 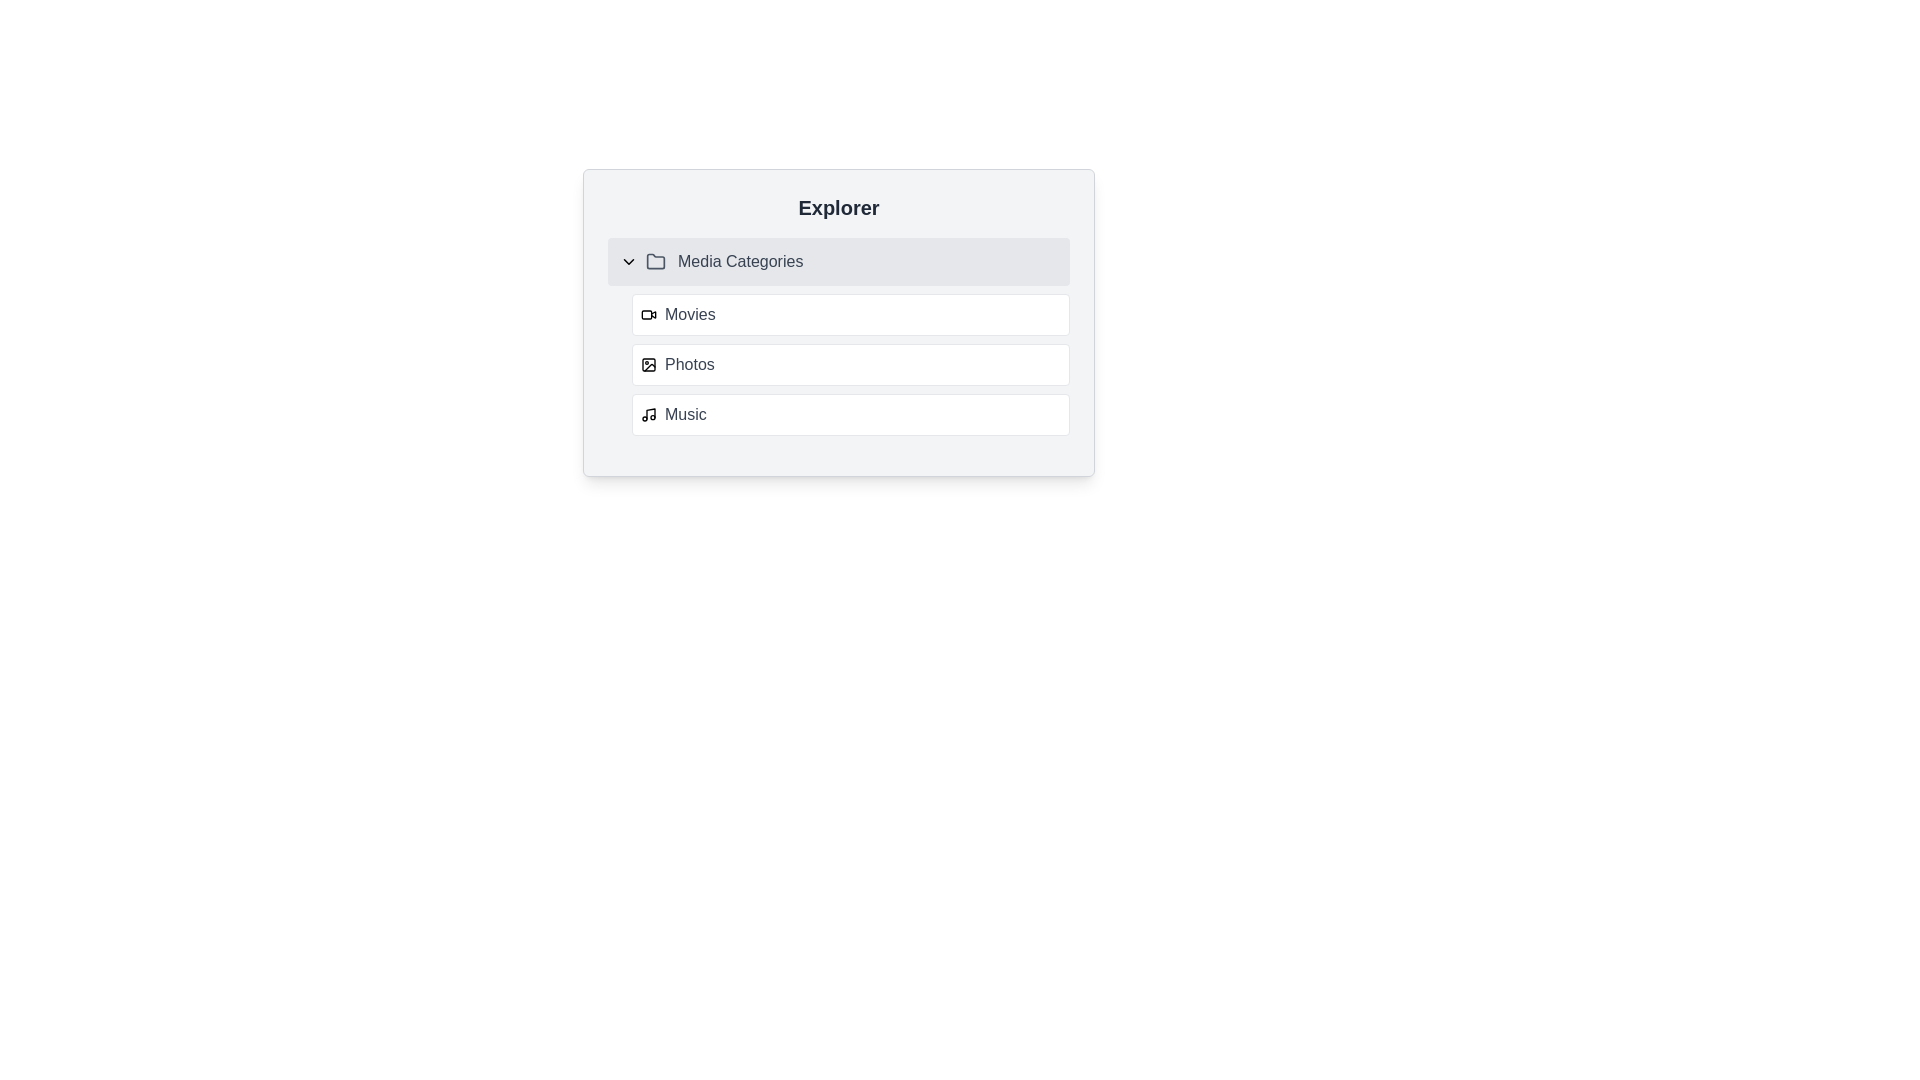 What do you see at coordinates (656, 260) in the screenshot?
I see `the folder icon located to the right of the drop-down expansion arrow and before the text label 'Media Categories' to interact with it` at bounding box center [656, 260].